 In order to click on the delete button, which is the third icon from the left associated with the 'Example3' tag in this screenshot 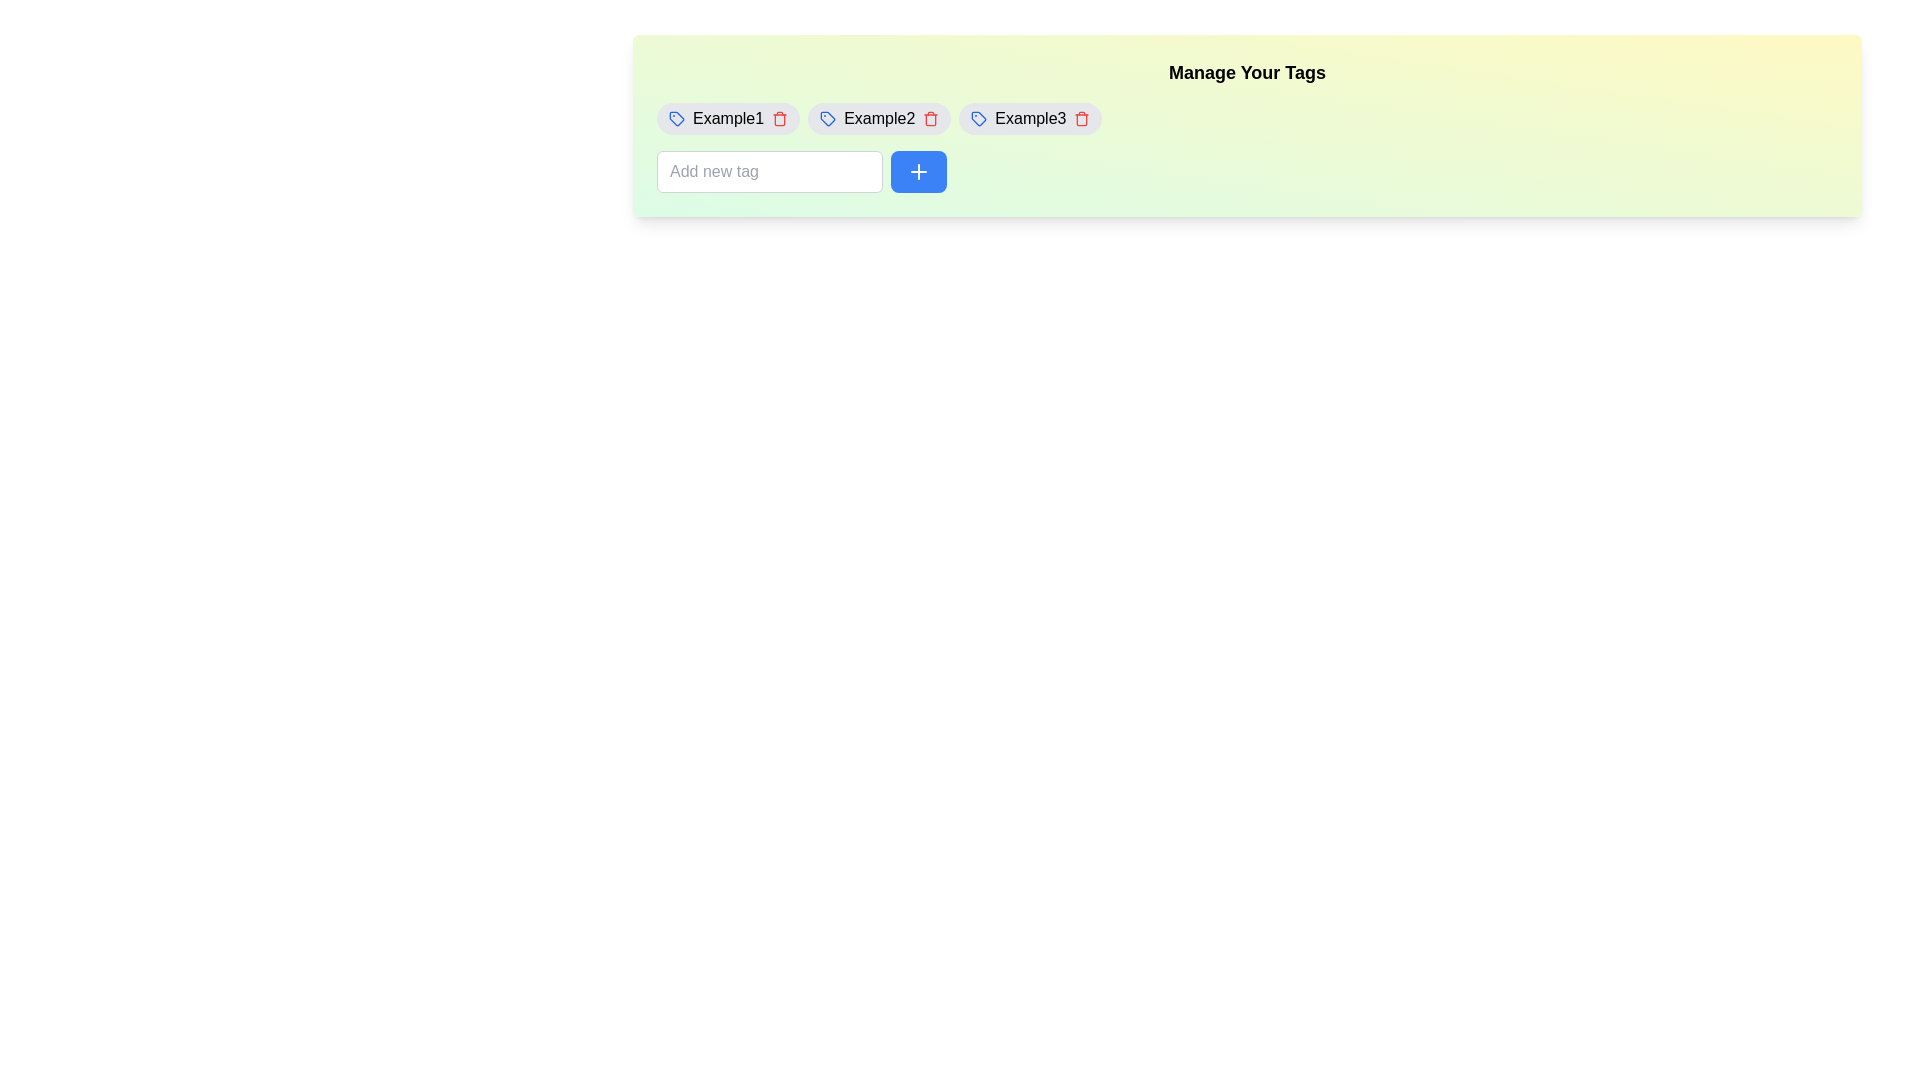, I will do `click(1081, 119)`.